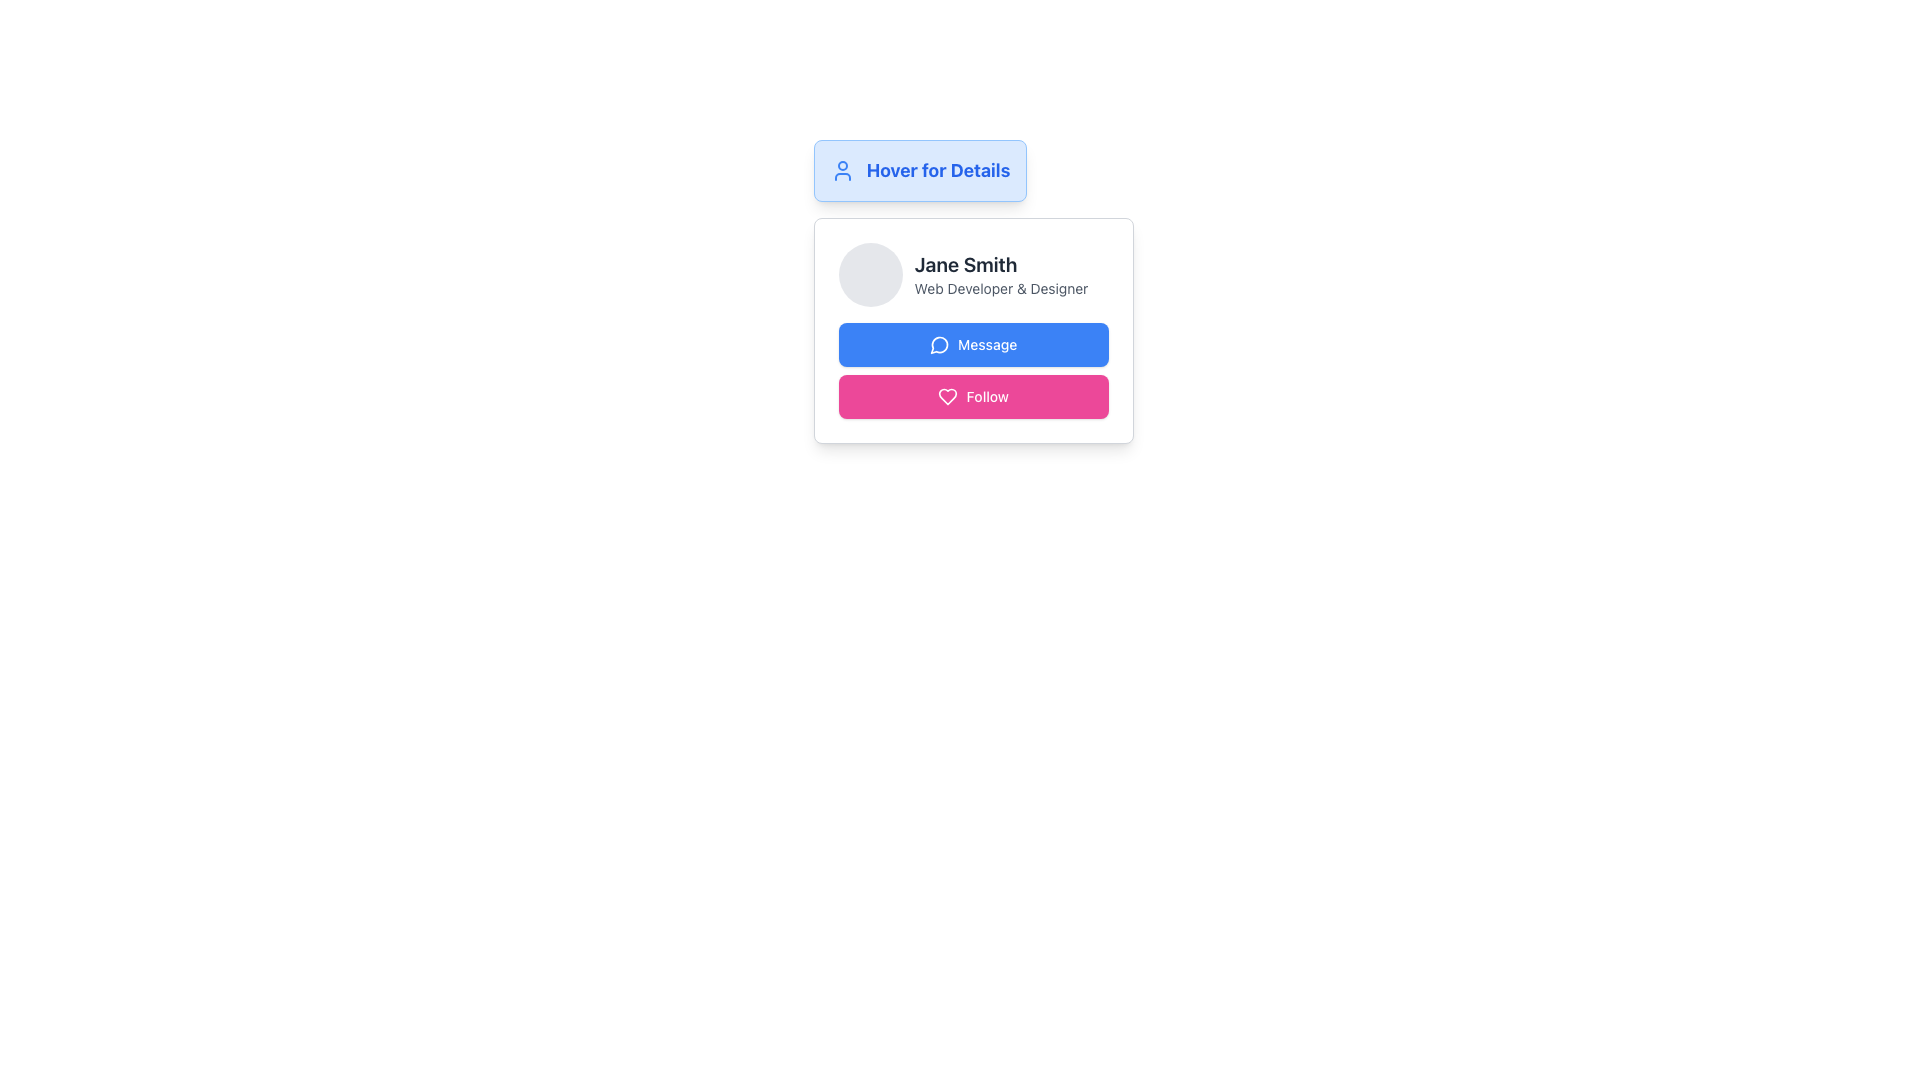 The image size is (1920, 1080). What do you see at coordinates (939, 343) in the screenshot?
I see `the circular messaging icon located at the center-left of the 'Message' button, positioned below the profile heading area` at bounding box center [939, 343].